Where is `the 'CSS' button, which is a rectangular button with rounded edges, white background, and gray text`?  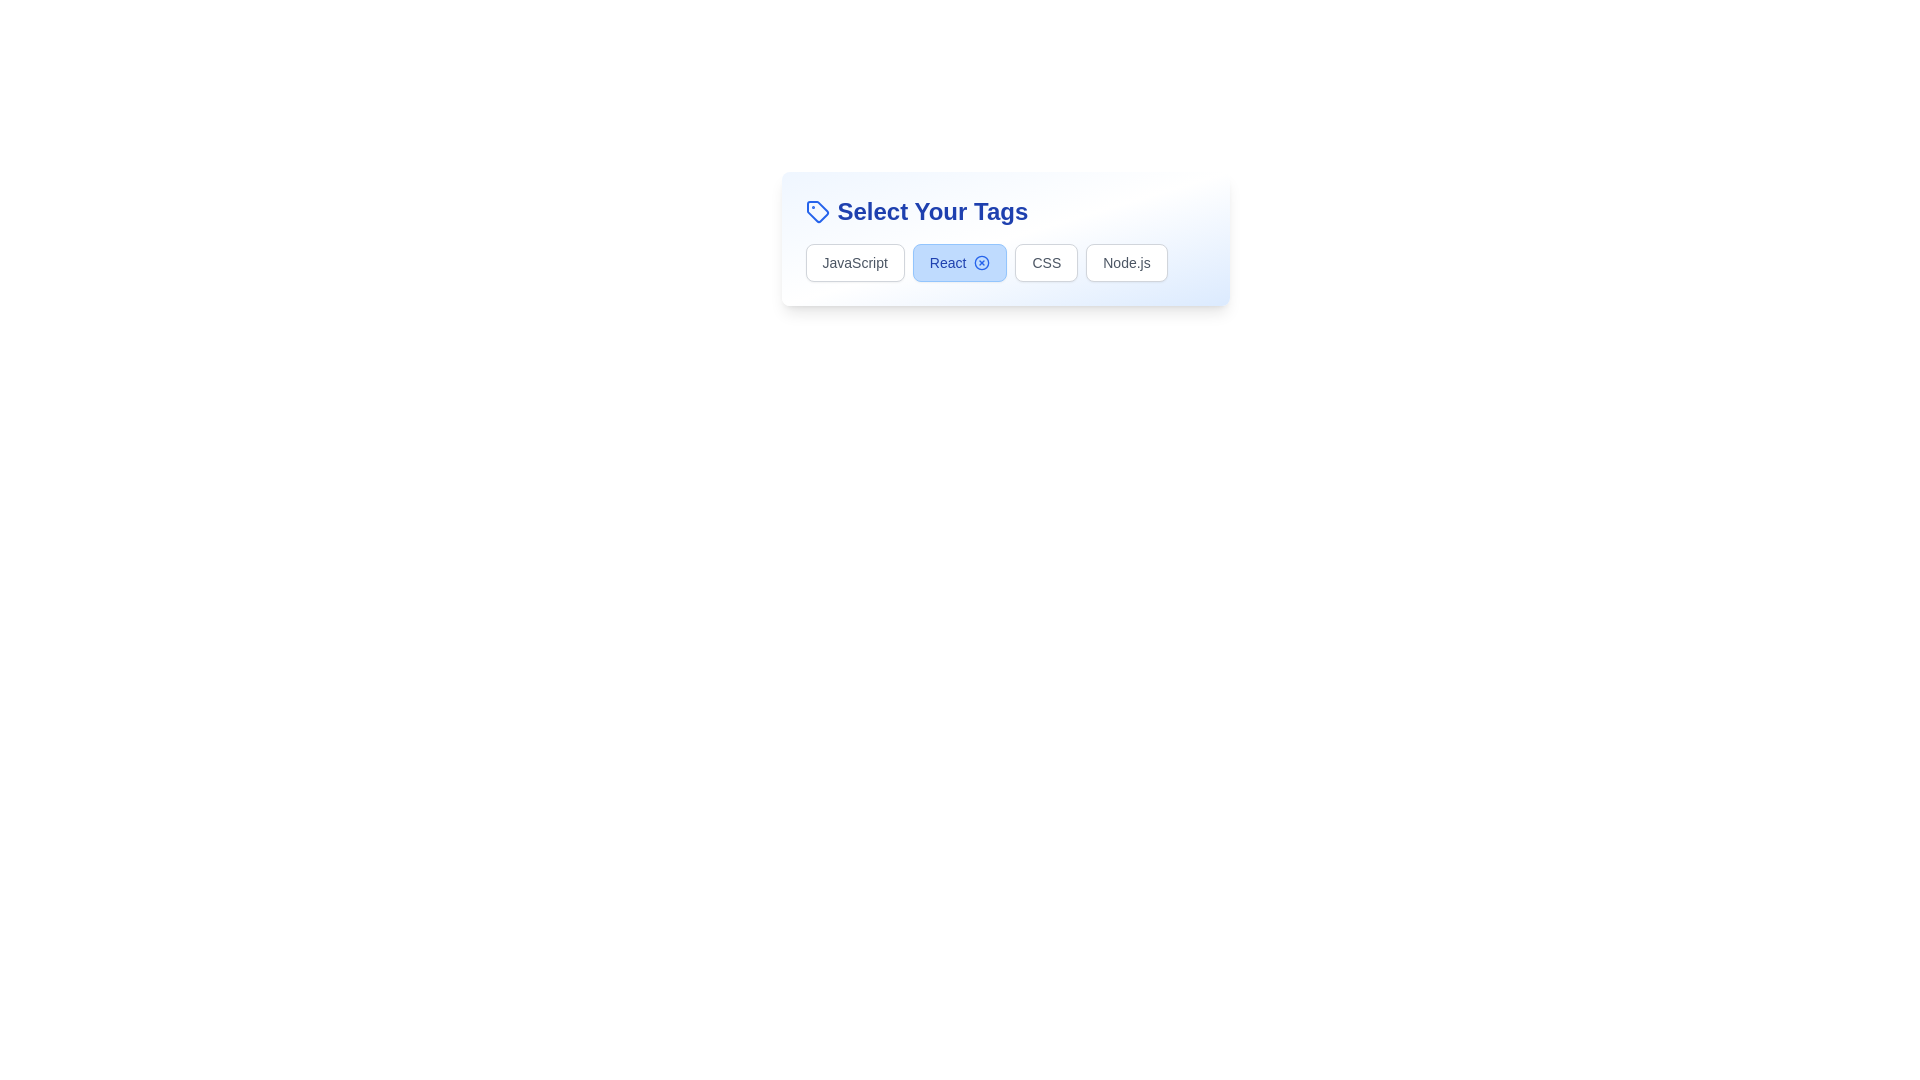 the 'CSS' button, which is a rectangular button with rounded edges, white background, and gray text is located at coordinates (1045, 261).